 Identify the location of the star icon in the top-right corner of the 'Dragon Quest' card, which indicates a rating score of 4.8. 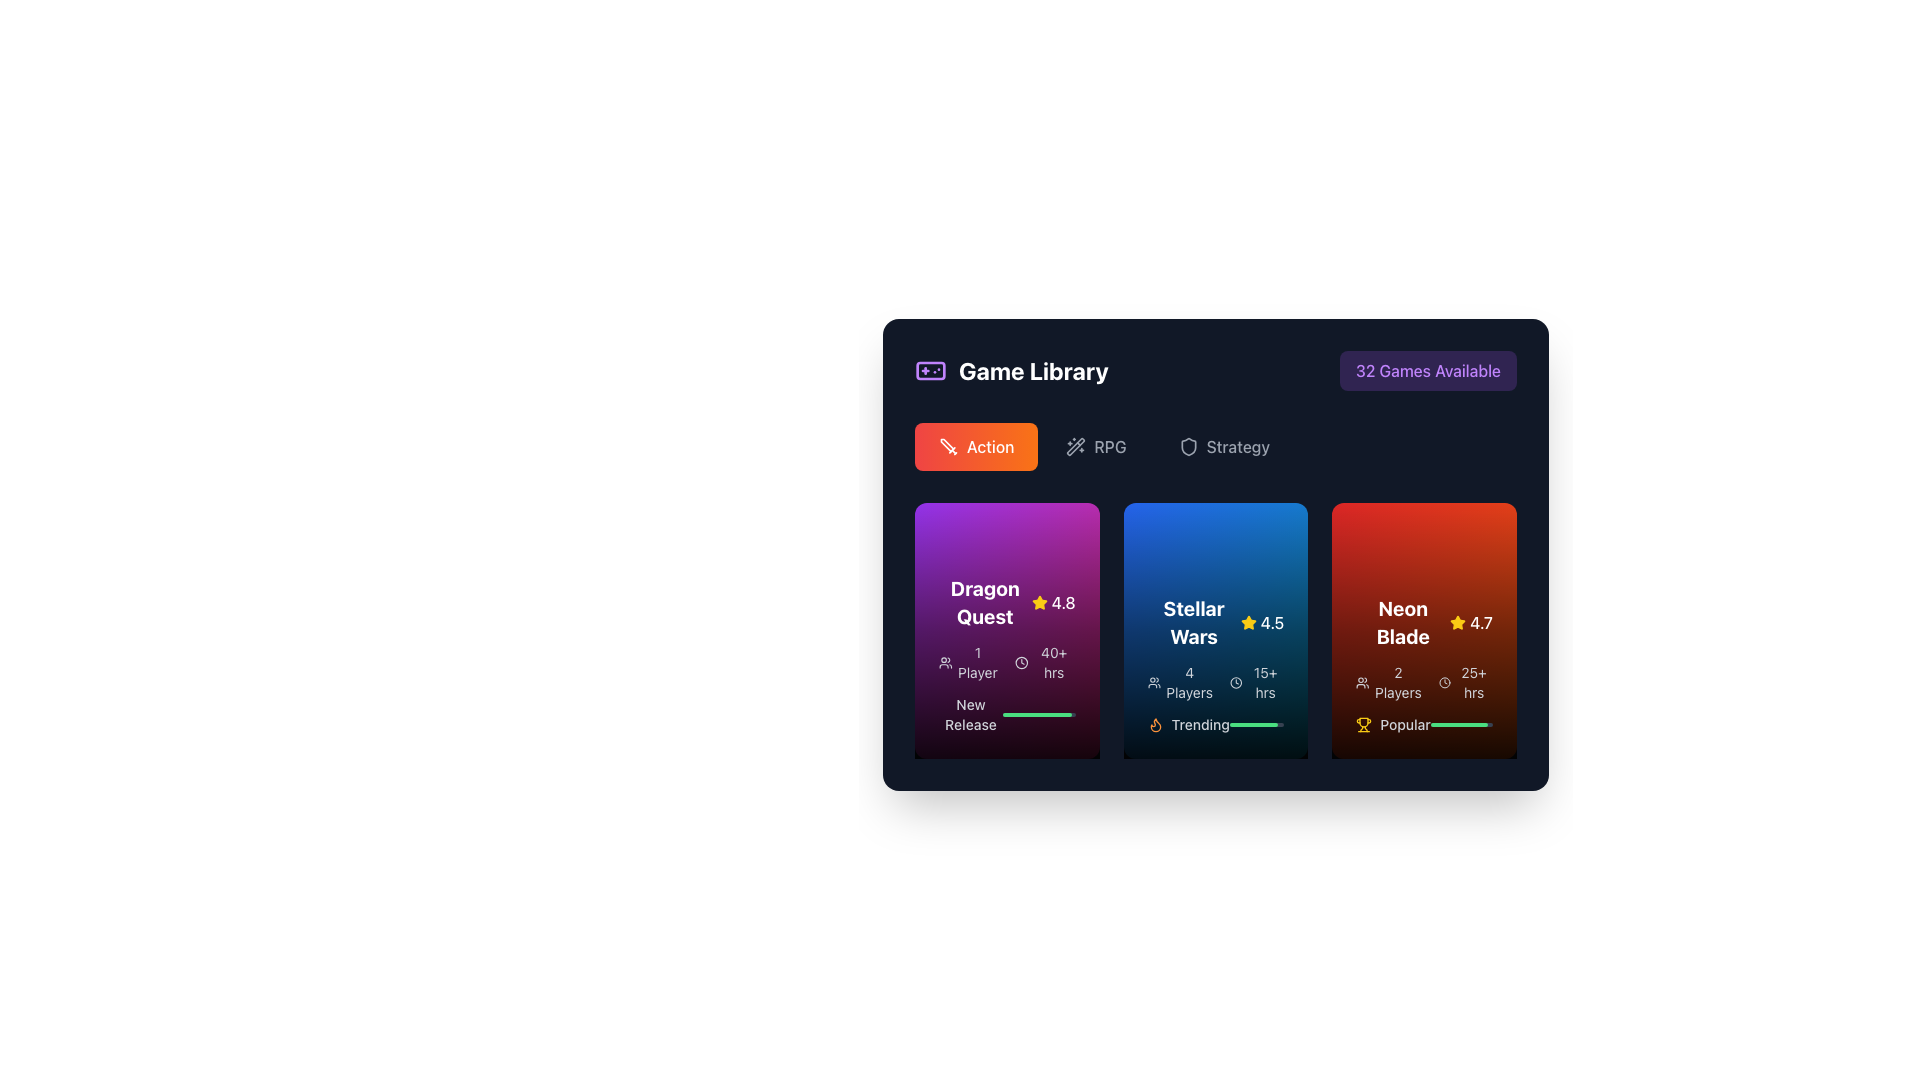
(1039, 601).